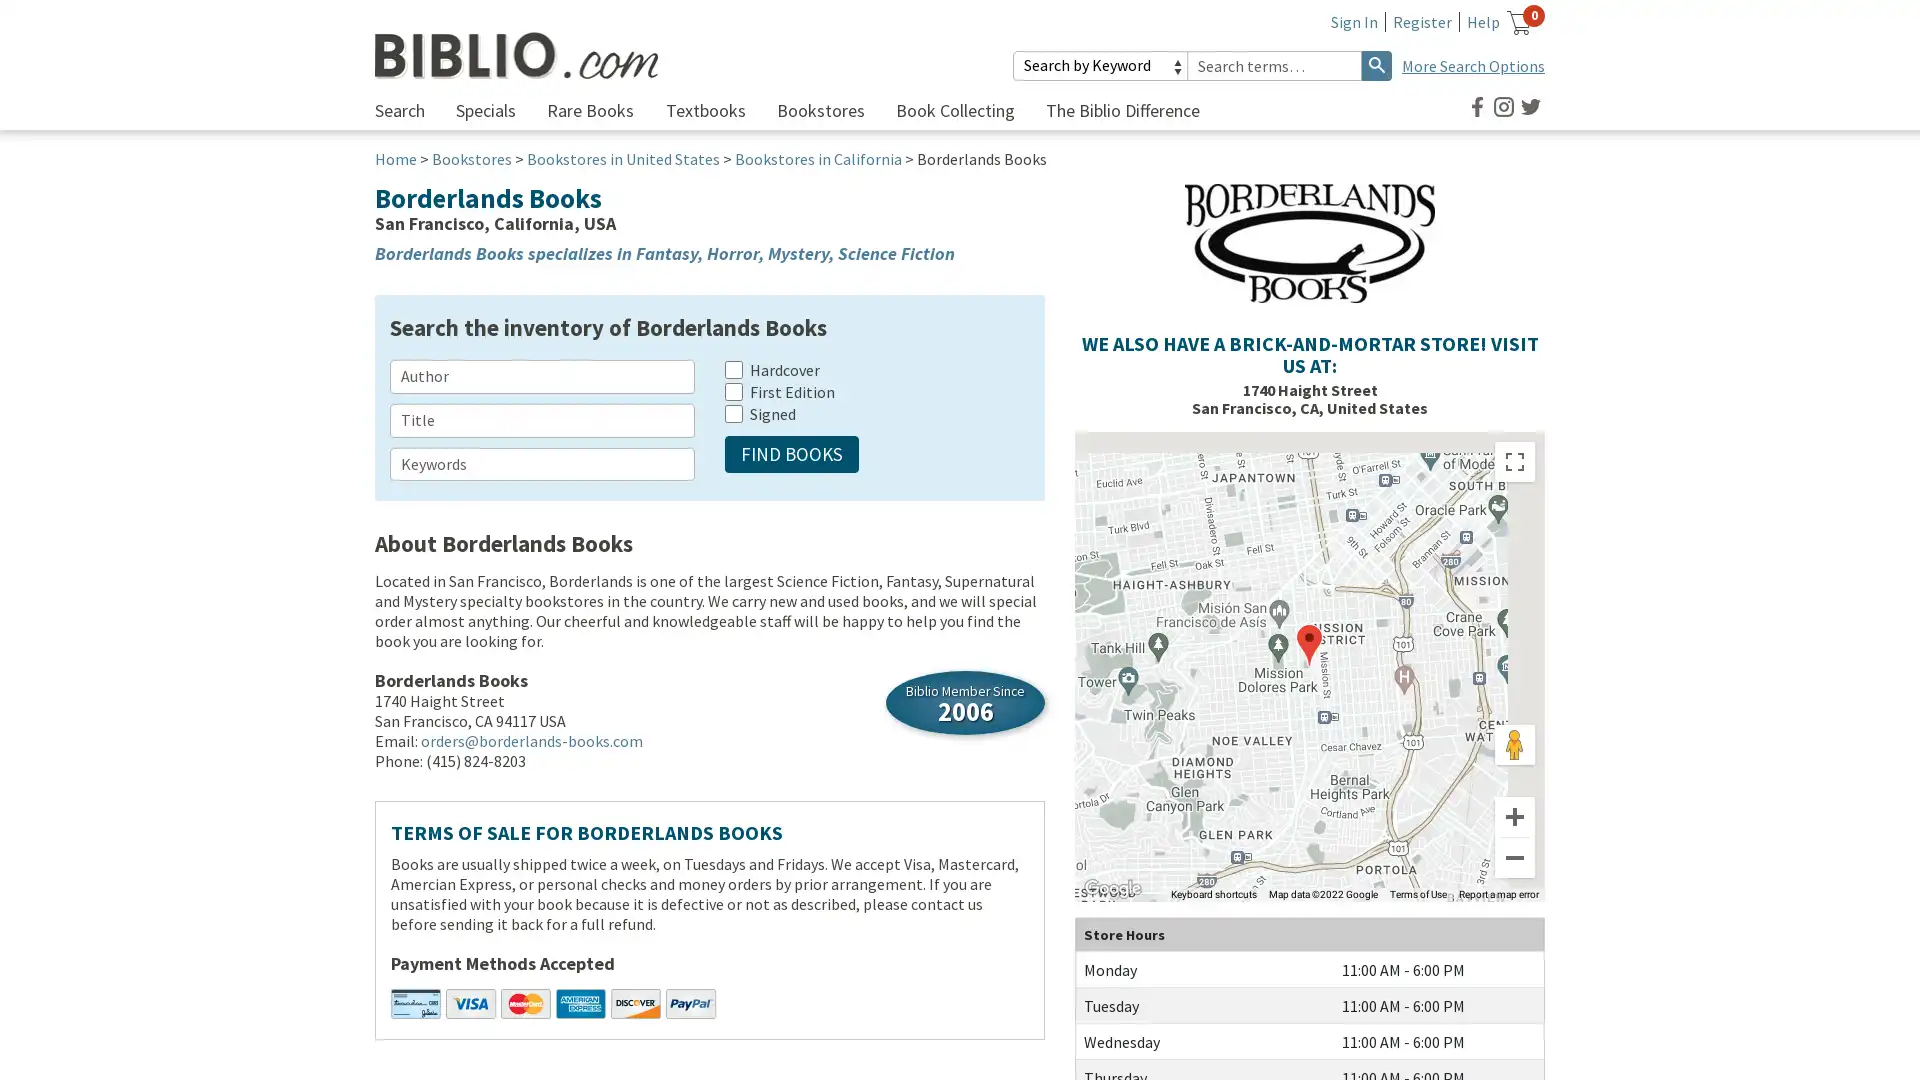  I want to click on Toggle fullscreen view, so click(1515, 462).